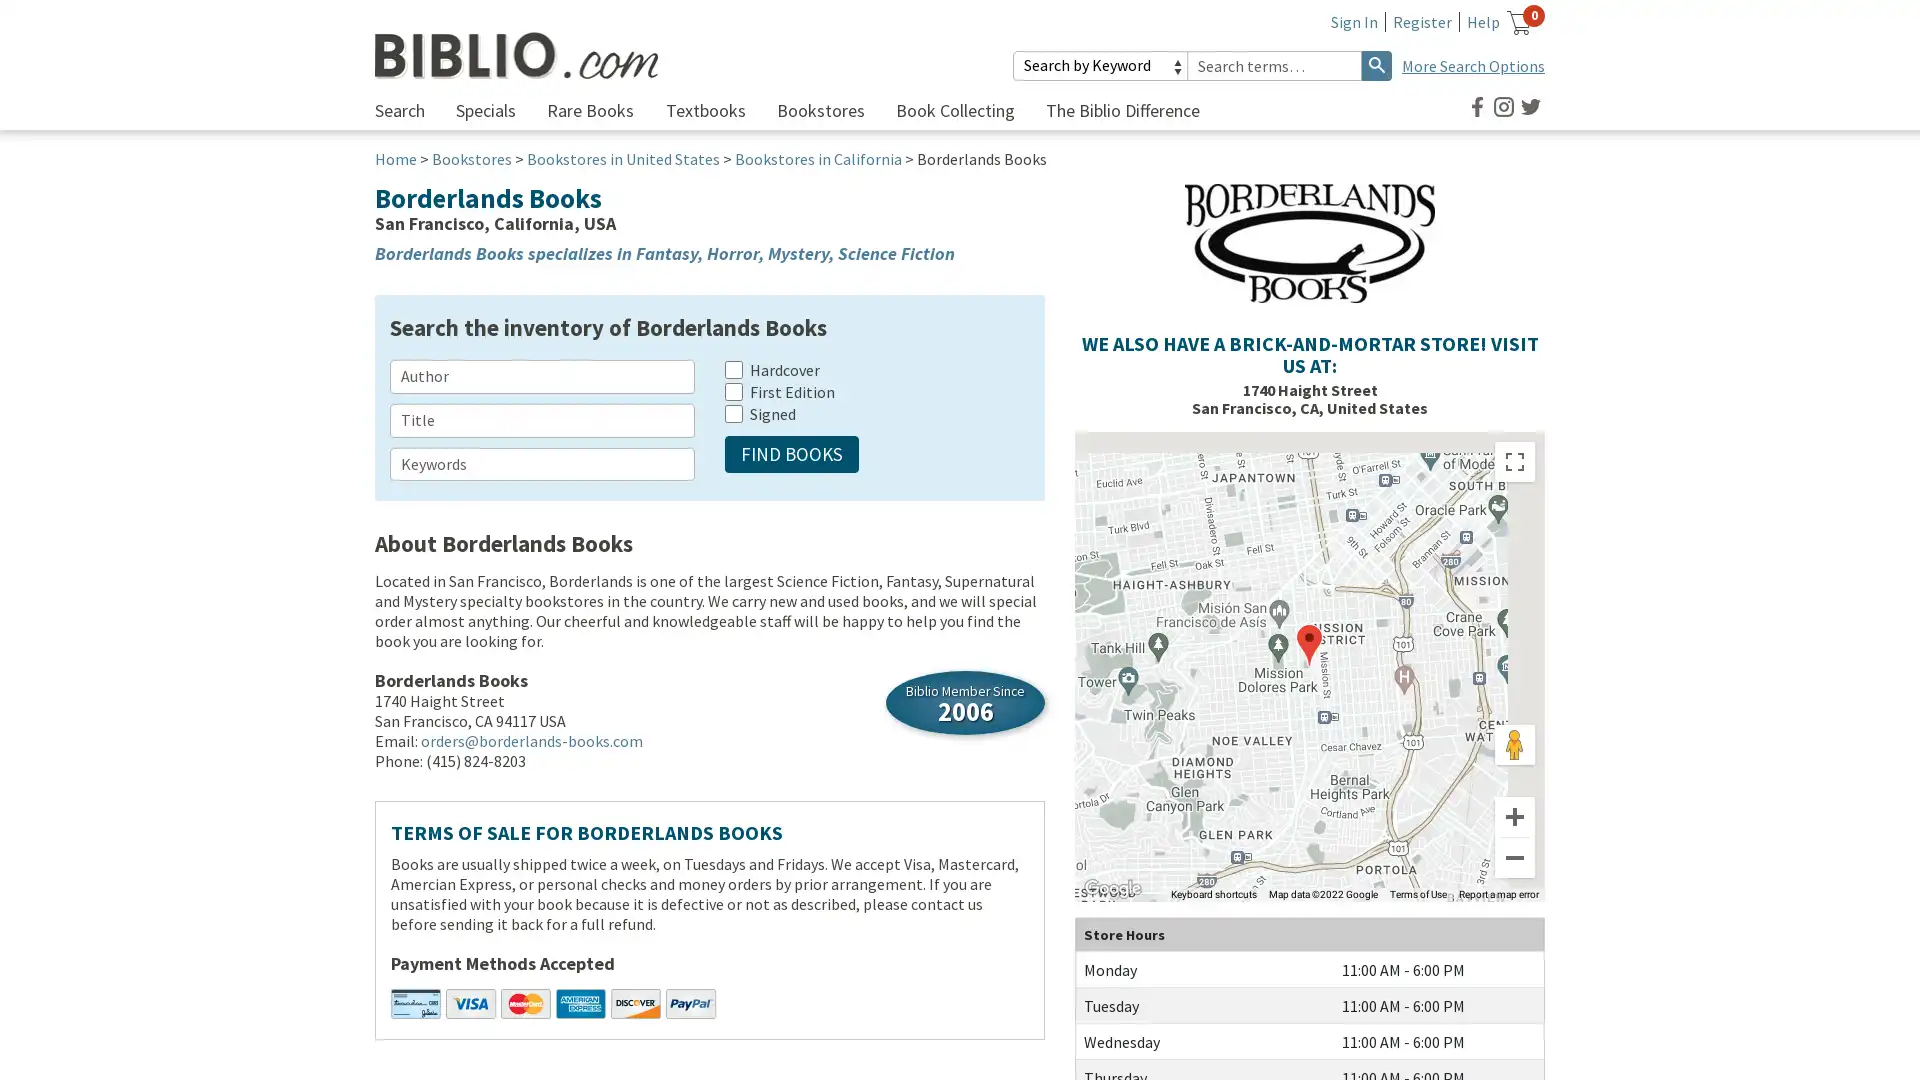  I want to click on Toggle fullscreen view, so click(1515, 462).